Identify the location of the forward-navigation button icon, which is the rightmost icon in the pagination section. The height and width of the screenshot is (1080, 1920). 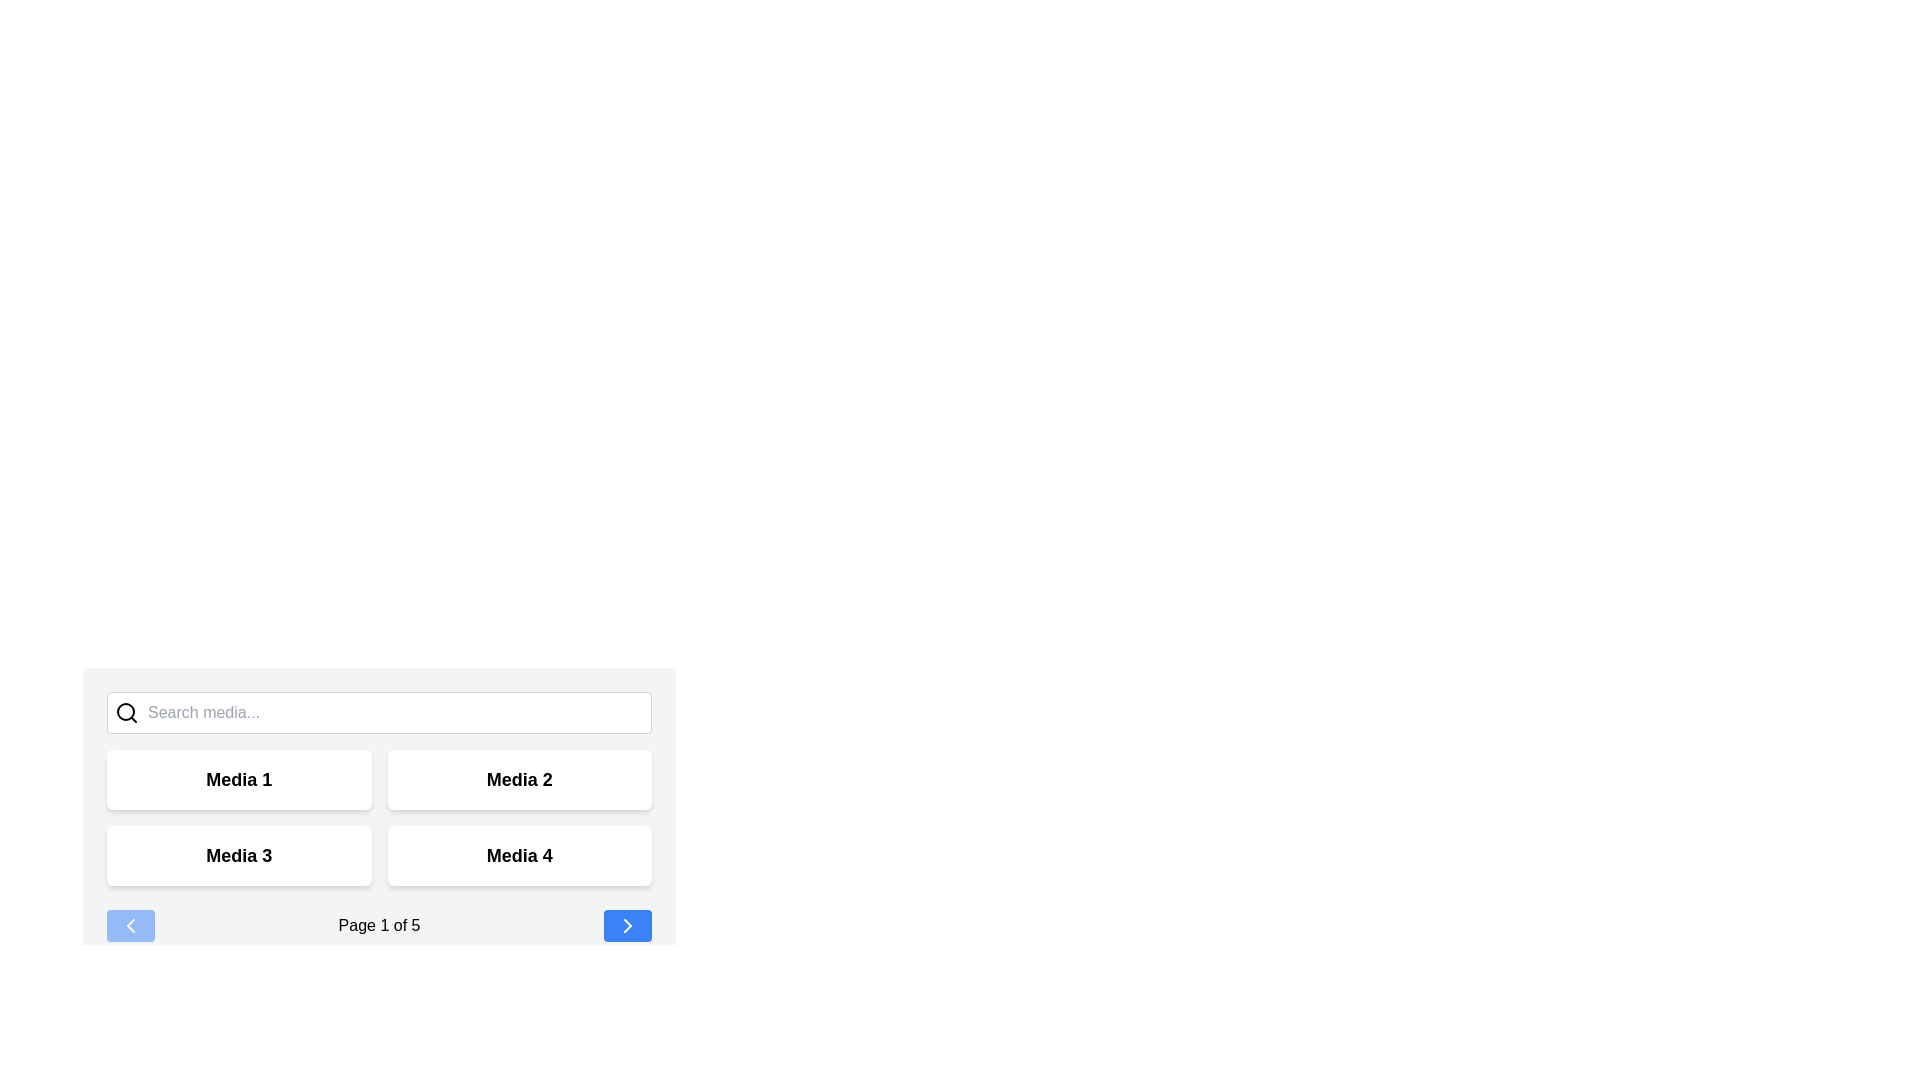
(627, 925).